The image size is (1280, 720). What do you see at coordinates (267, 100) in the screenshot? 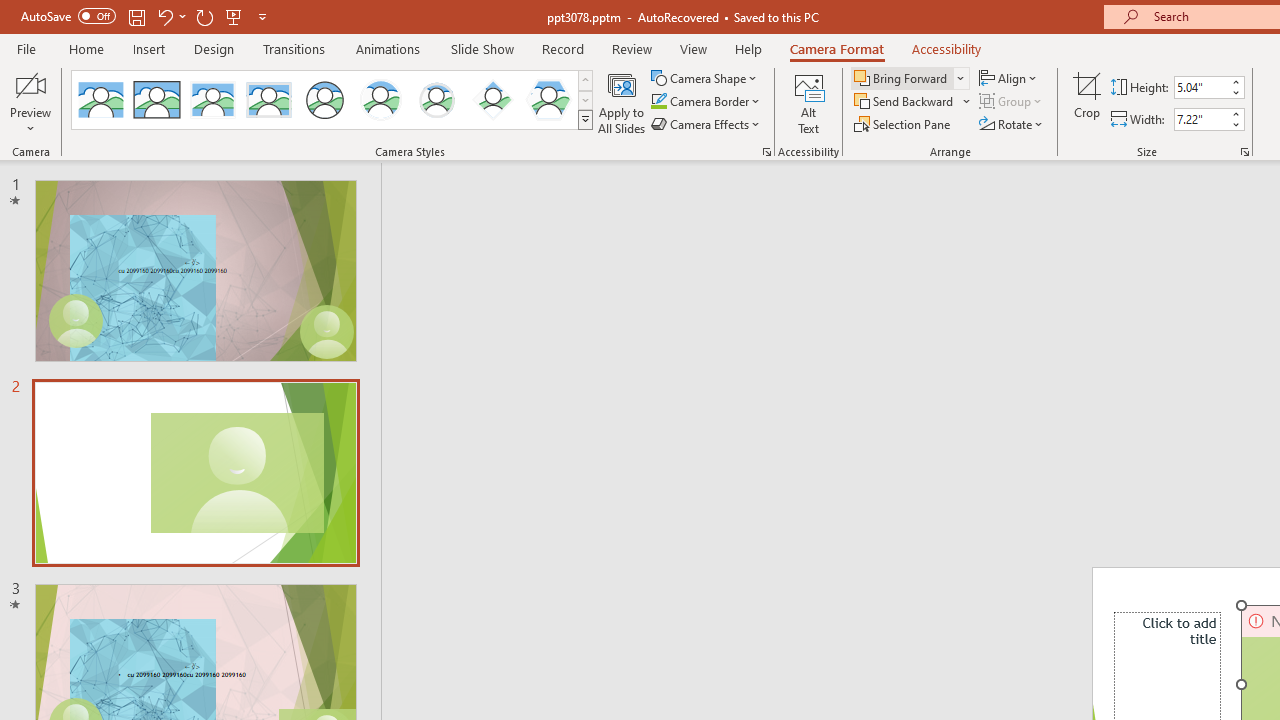
I see `'Soft Edge Rectangle'` at bounding box center [267, 100].